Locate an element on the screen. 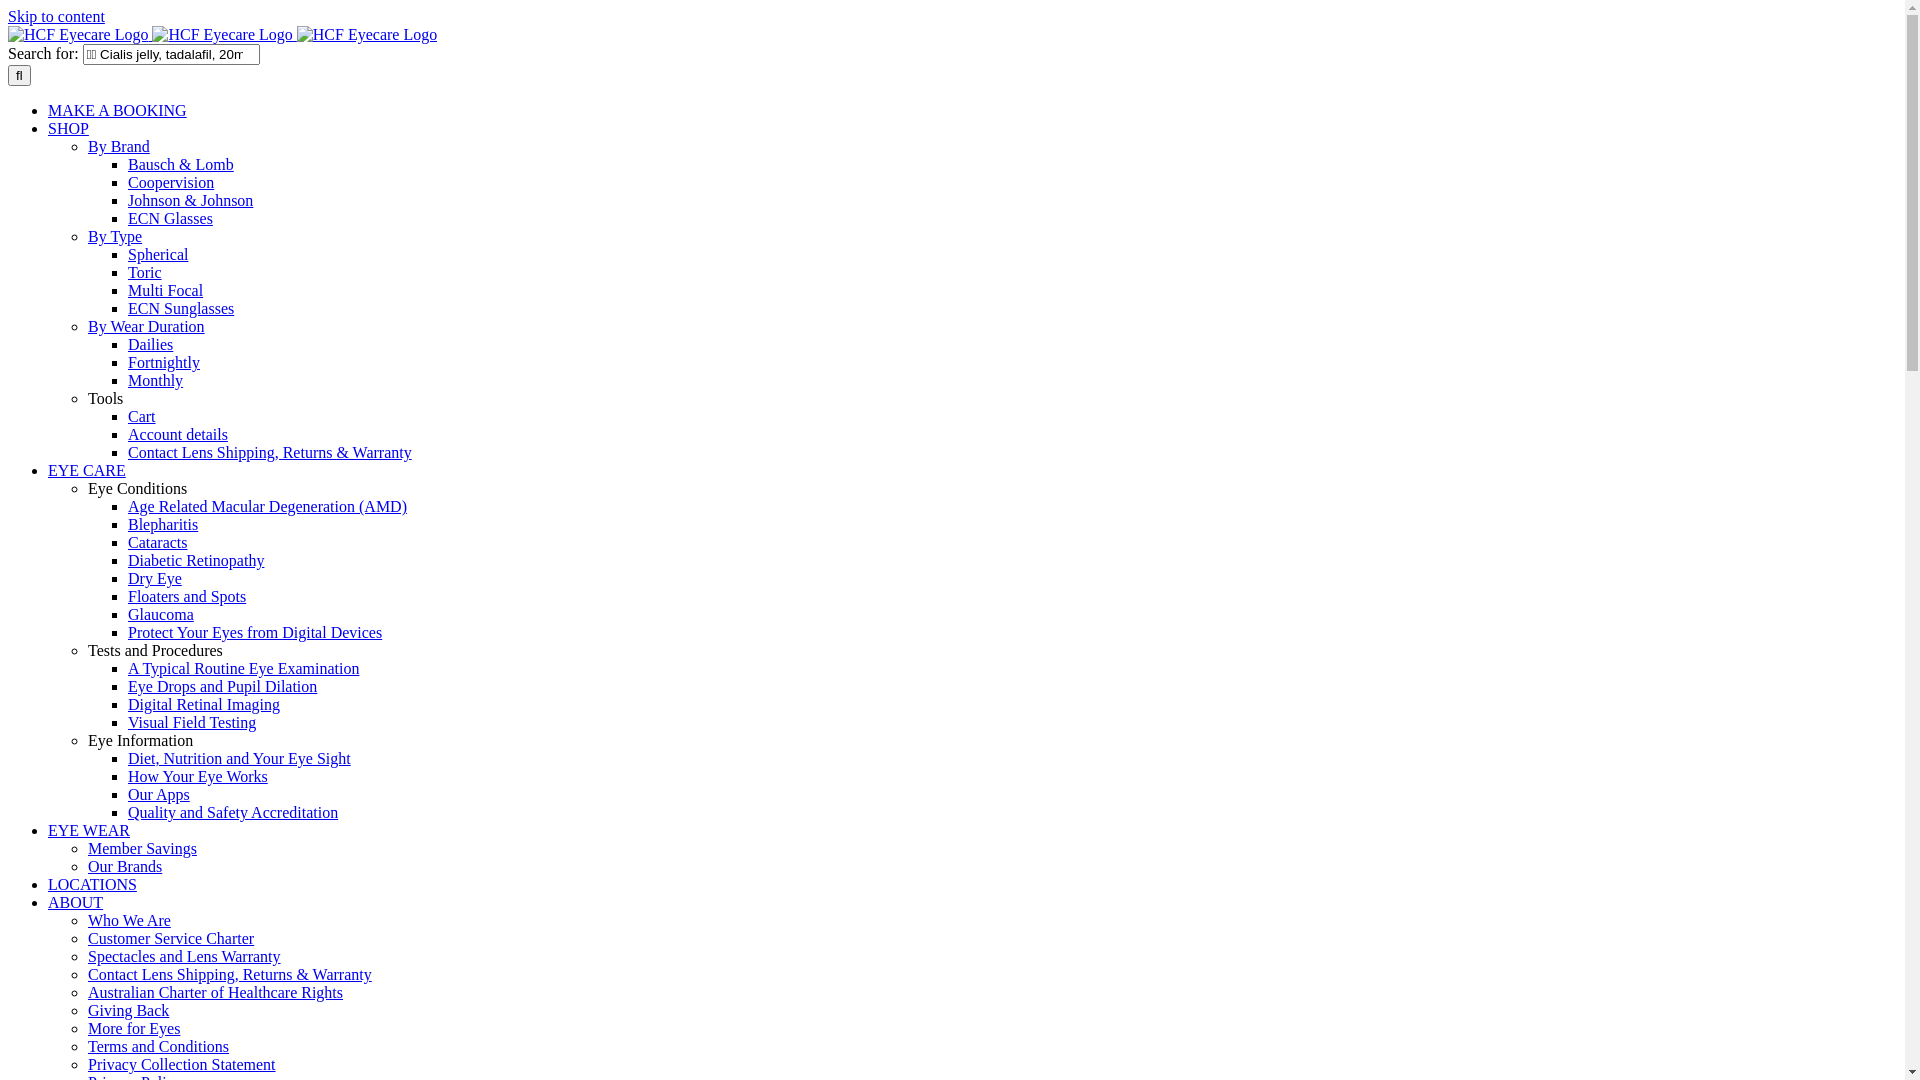  'Blepharitis' is located at coordinates (163, 523).